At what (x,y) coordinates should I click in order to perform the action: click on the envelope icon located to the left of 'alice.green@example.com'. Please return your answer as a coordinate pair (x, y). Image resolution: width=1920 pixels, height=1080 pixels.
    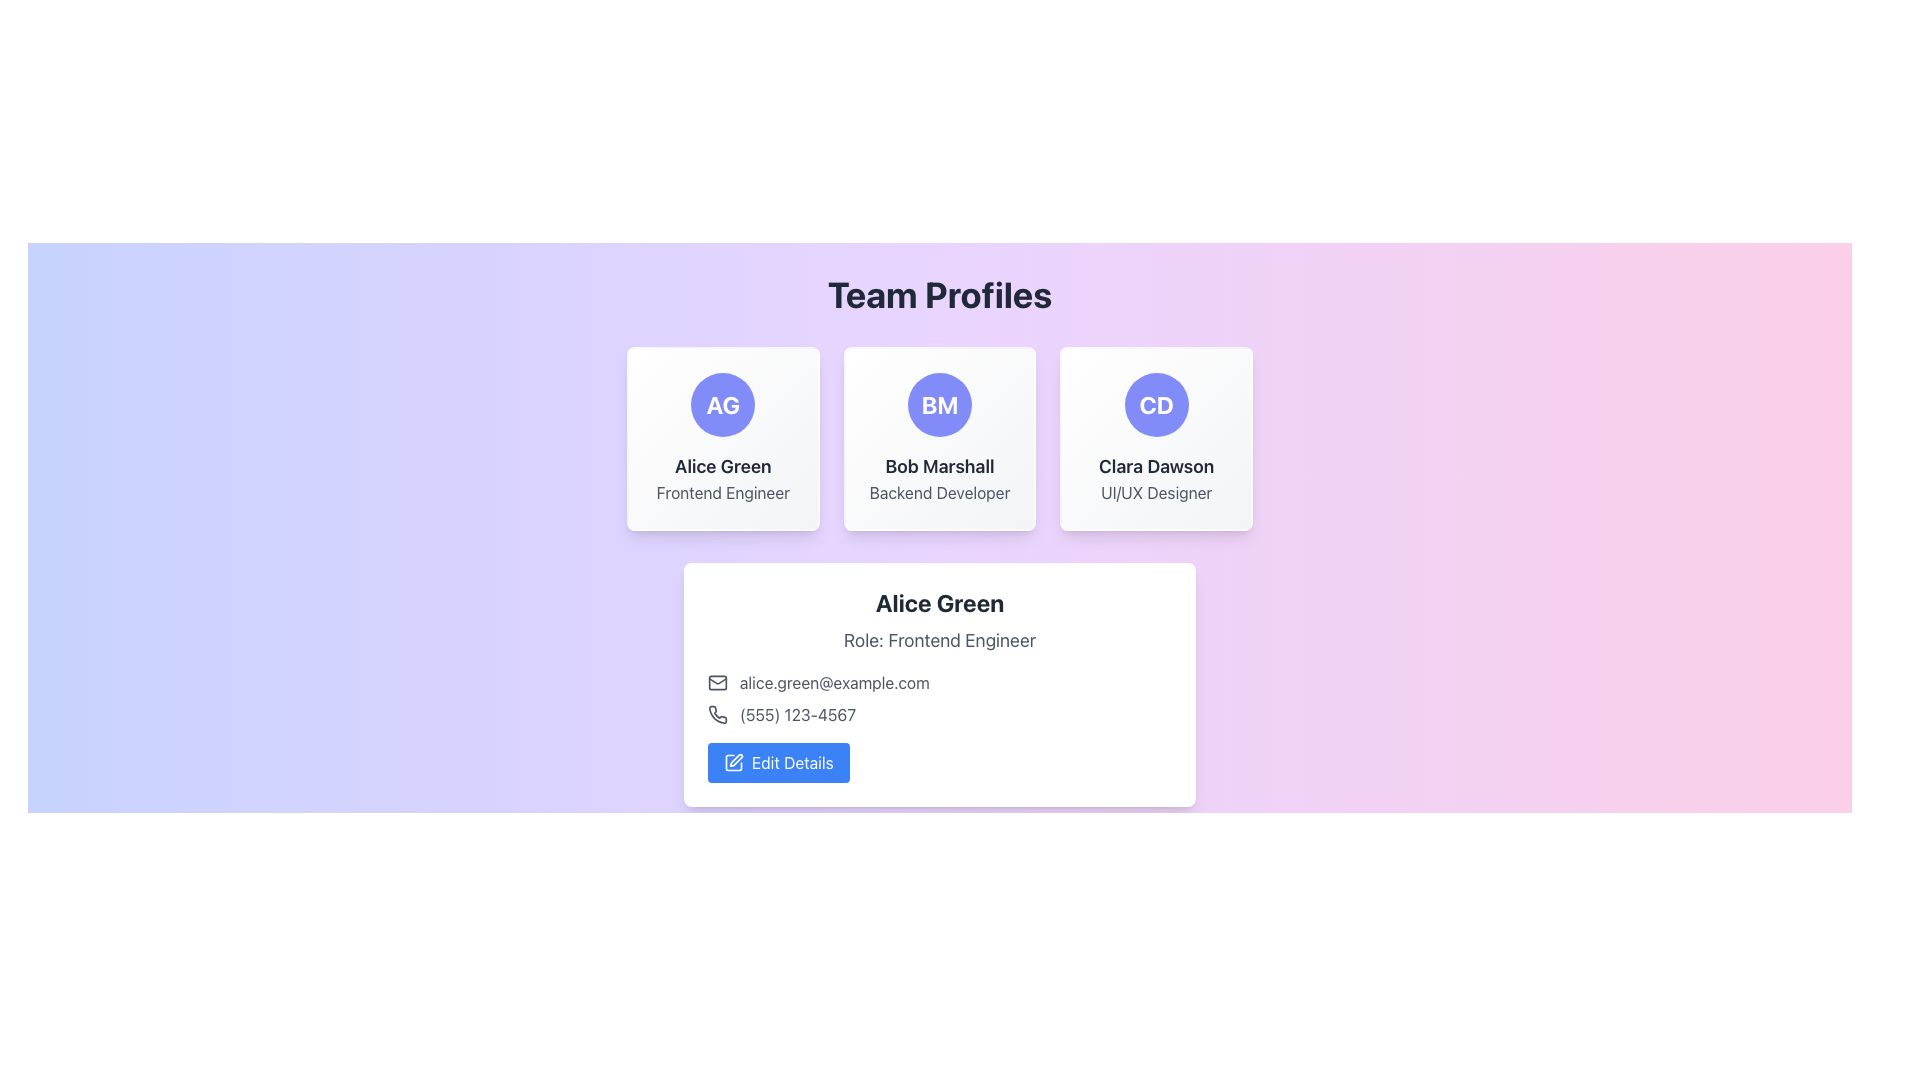
    Looking at the image, I should click on (718, 681).